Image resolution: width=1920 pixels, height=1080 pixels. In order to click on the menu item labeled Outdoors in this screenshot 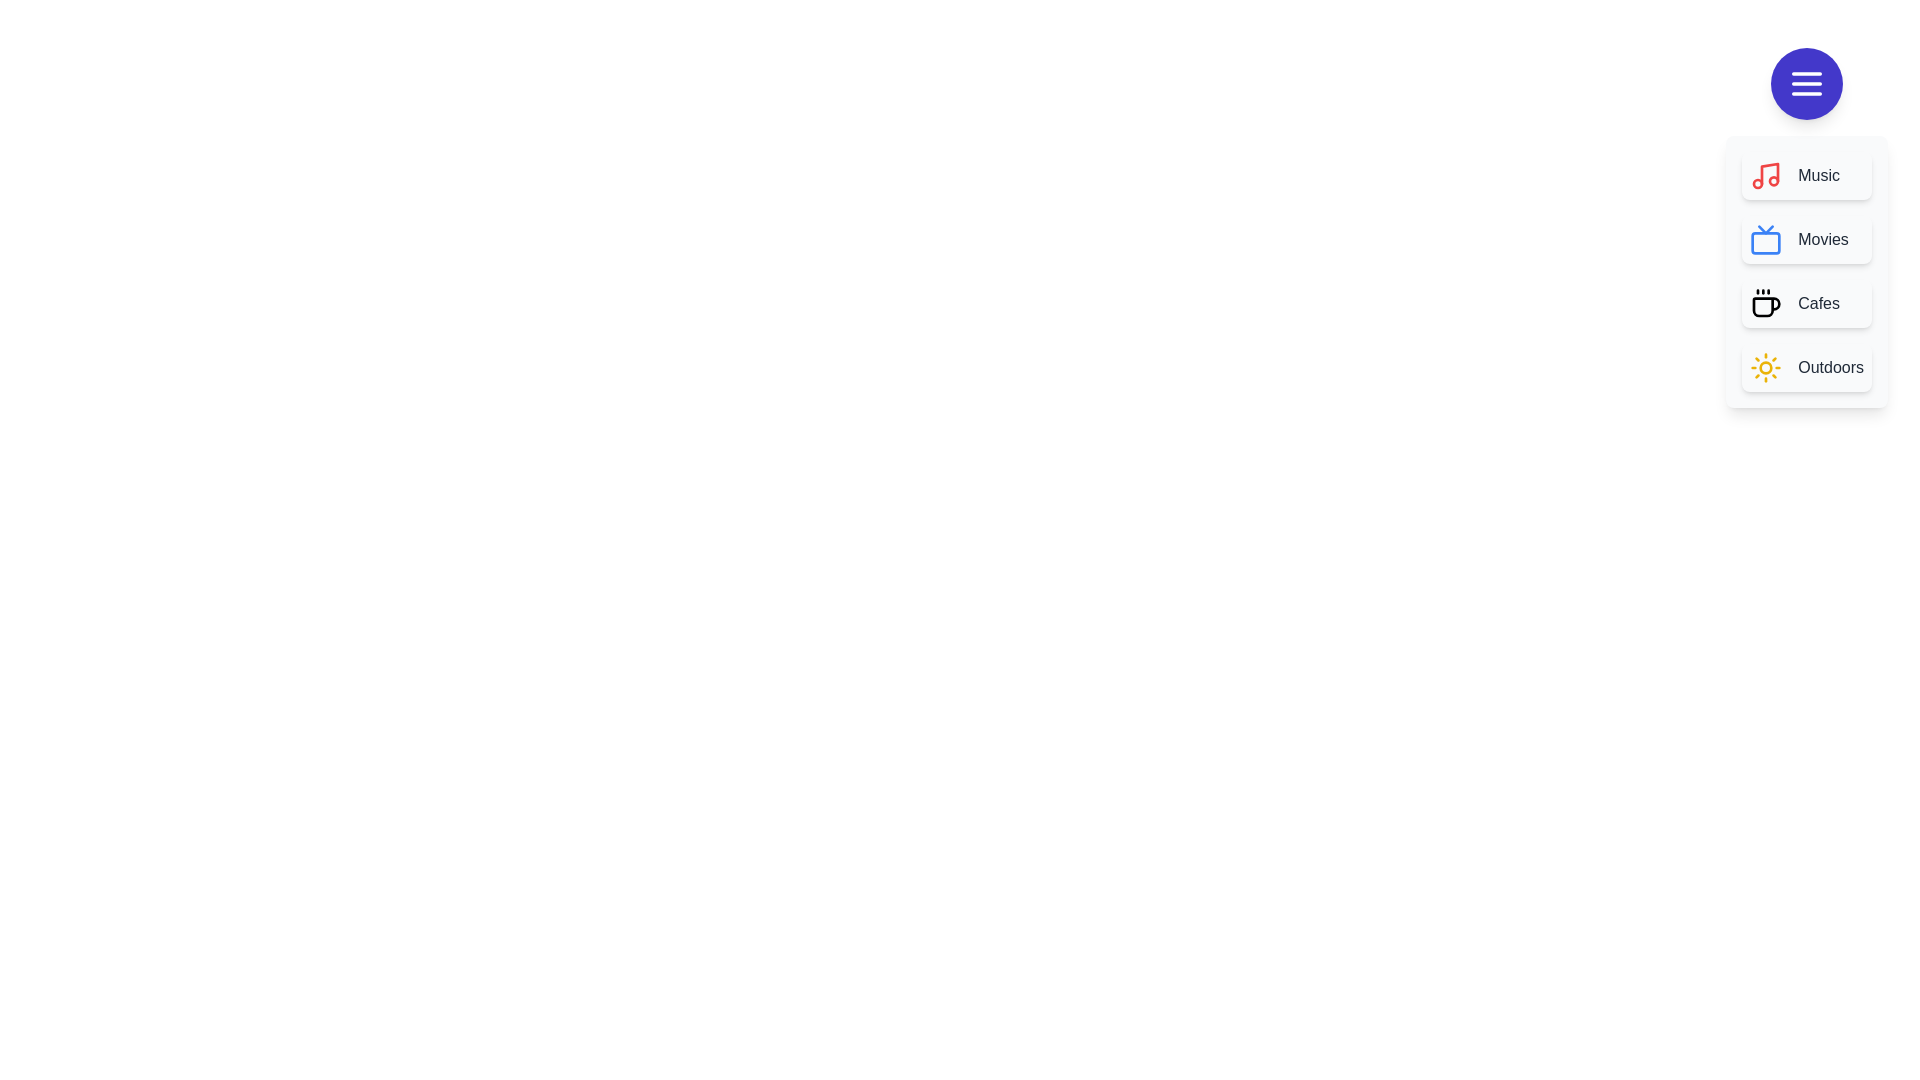, I will do `click(1806, 367)`.